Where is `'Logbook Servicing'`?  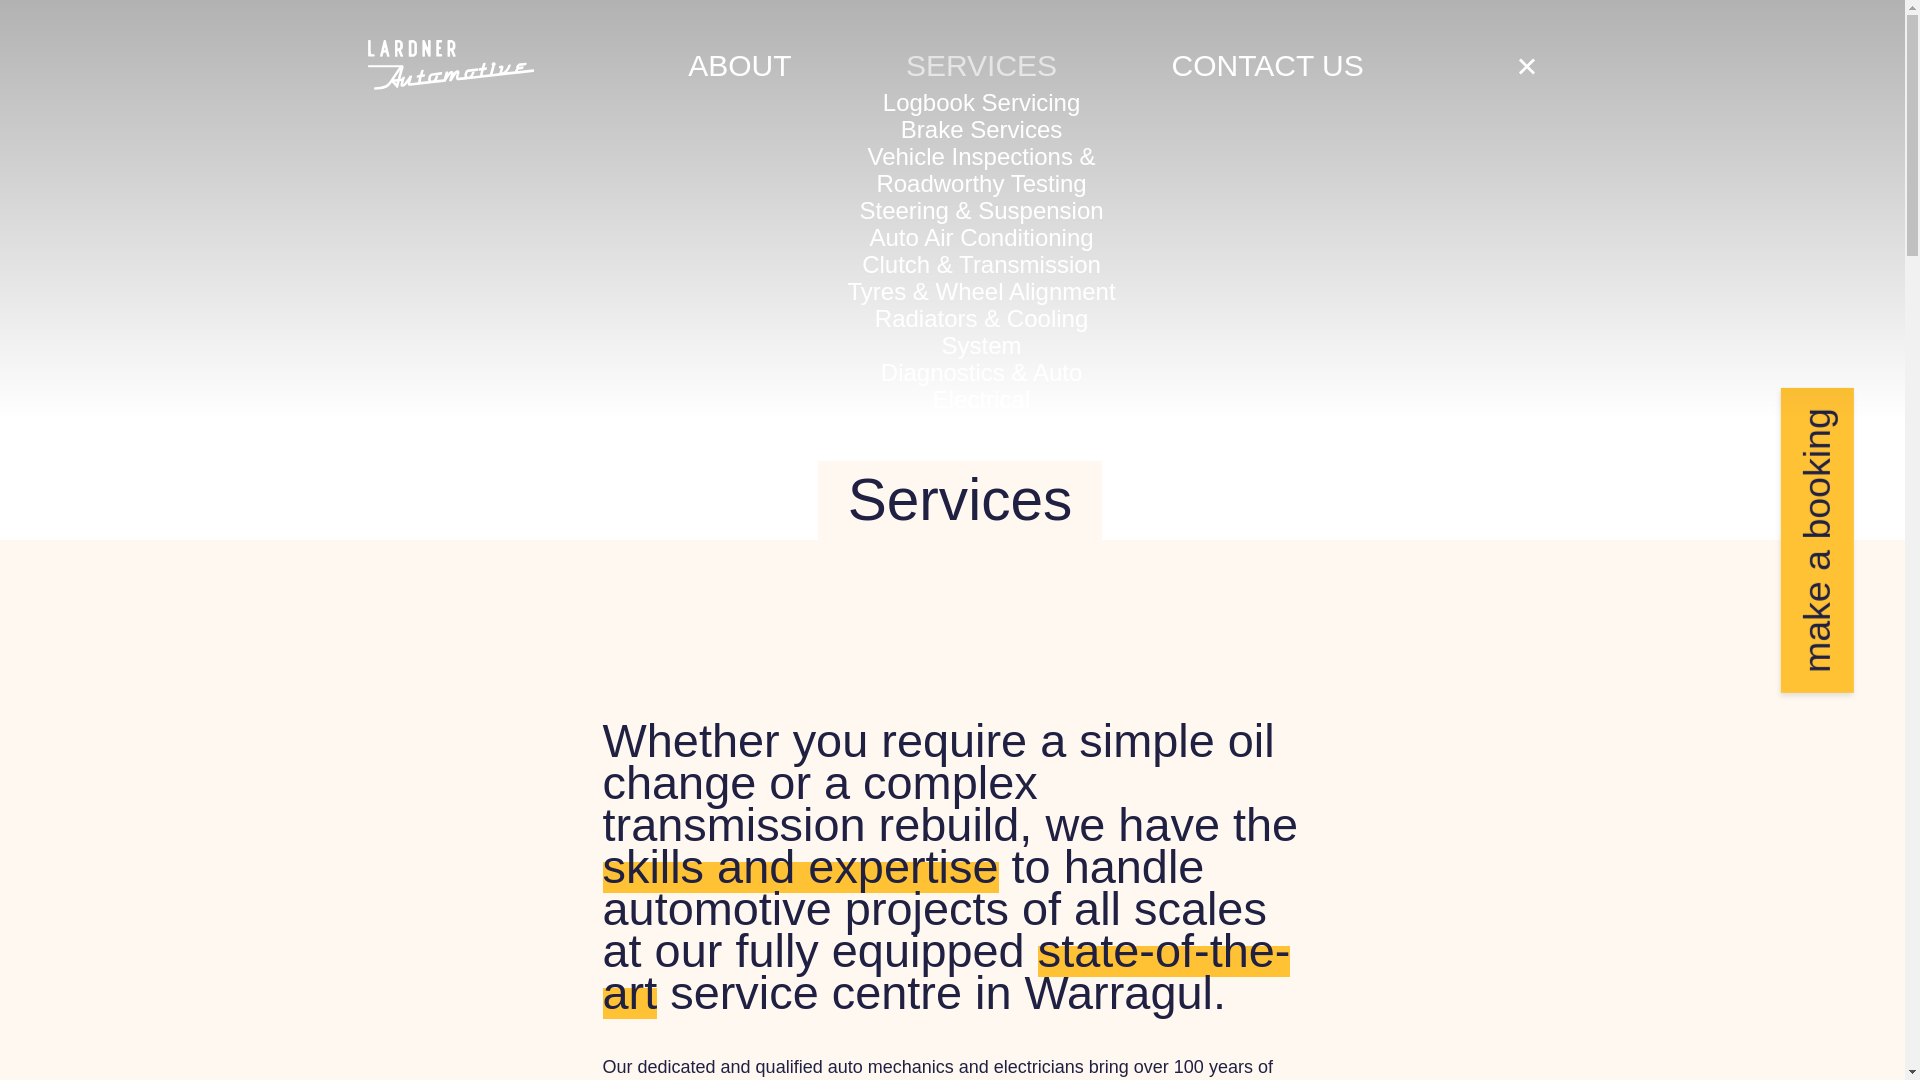 'Logbook Servicing' is located at coordinates (981, 101).